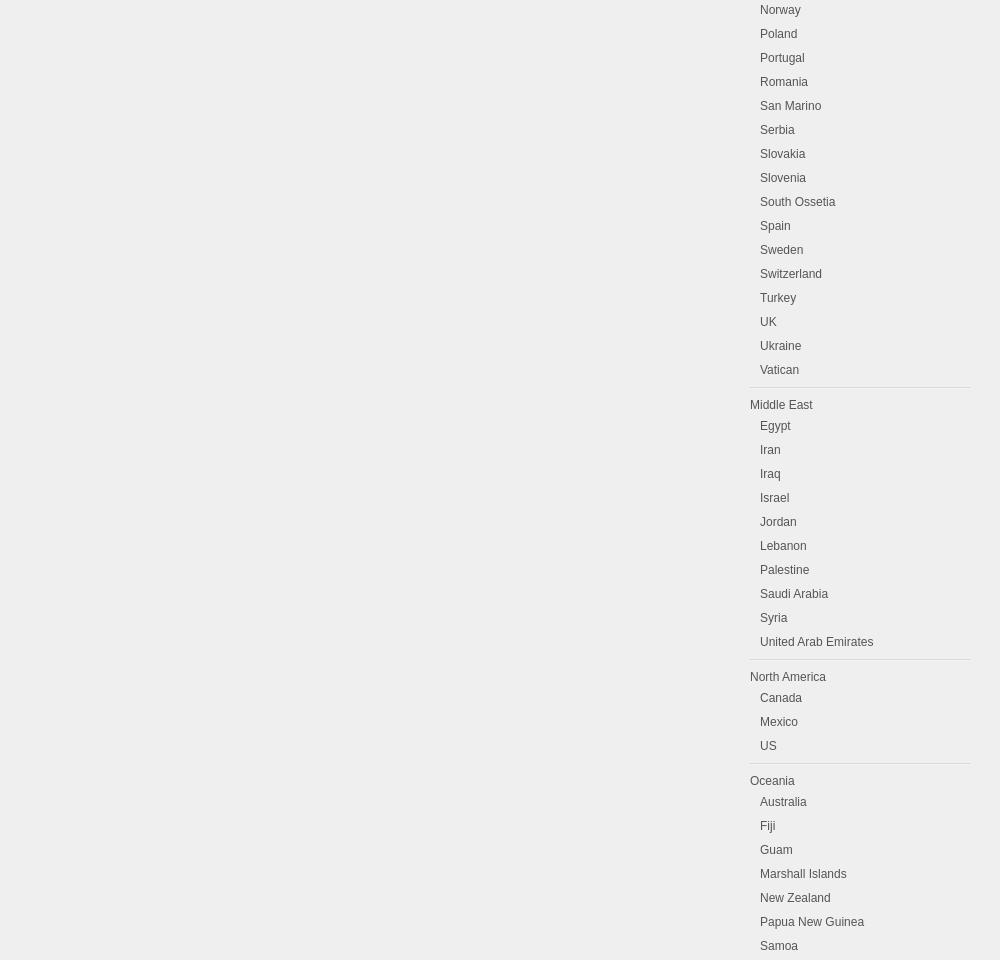  Describe the element at coordinates (780, 345) in the screenshot. I see `'Ukraine'` at that location.